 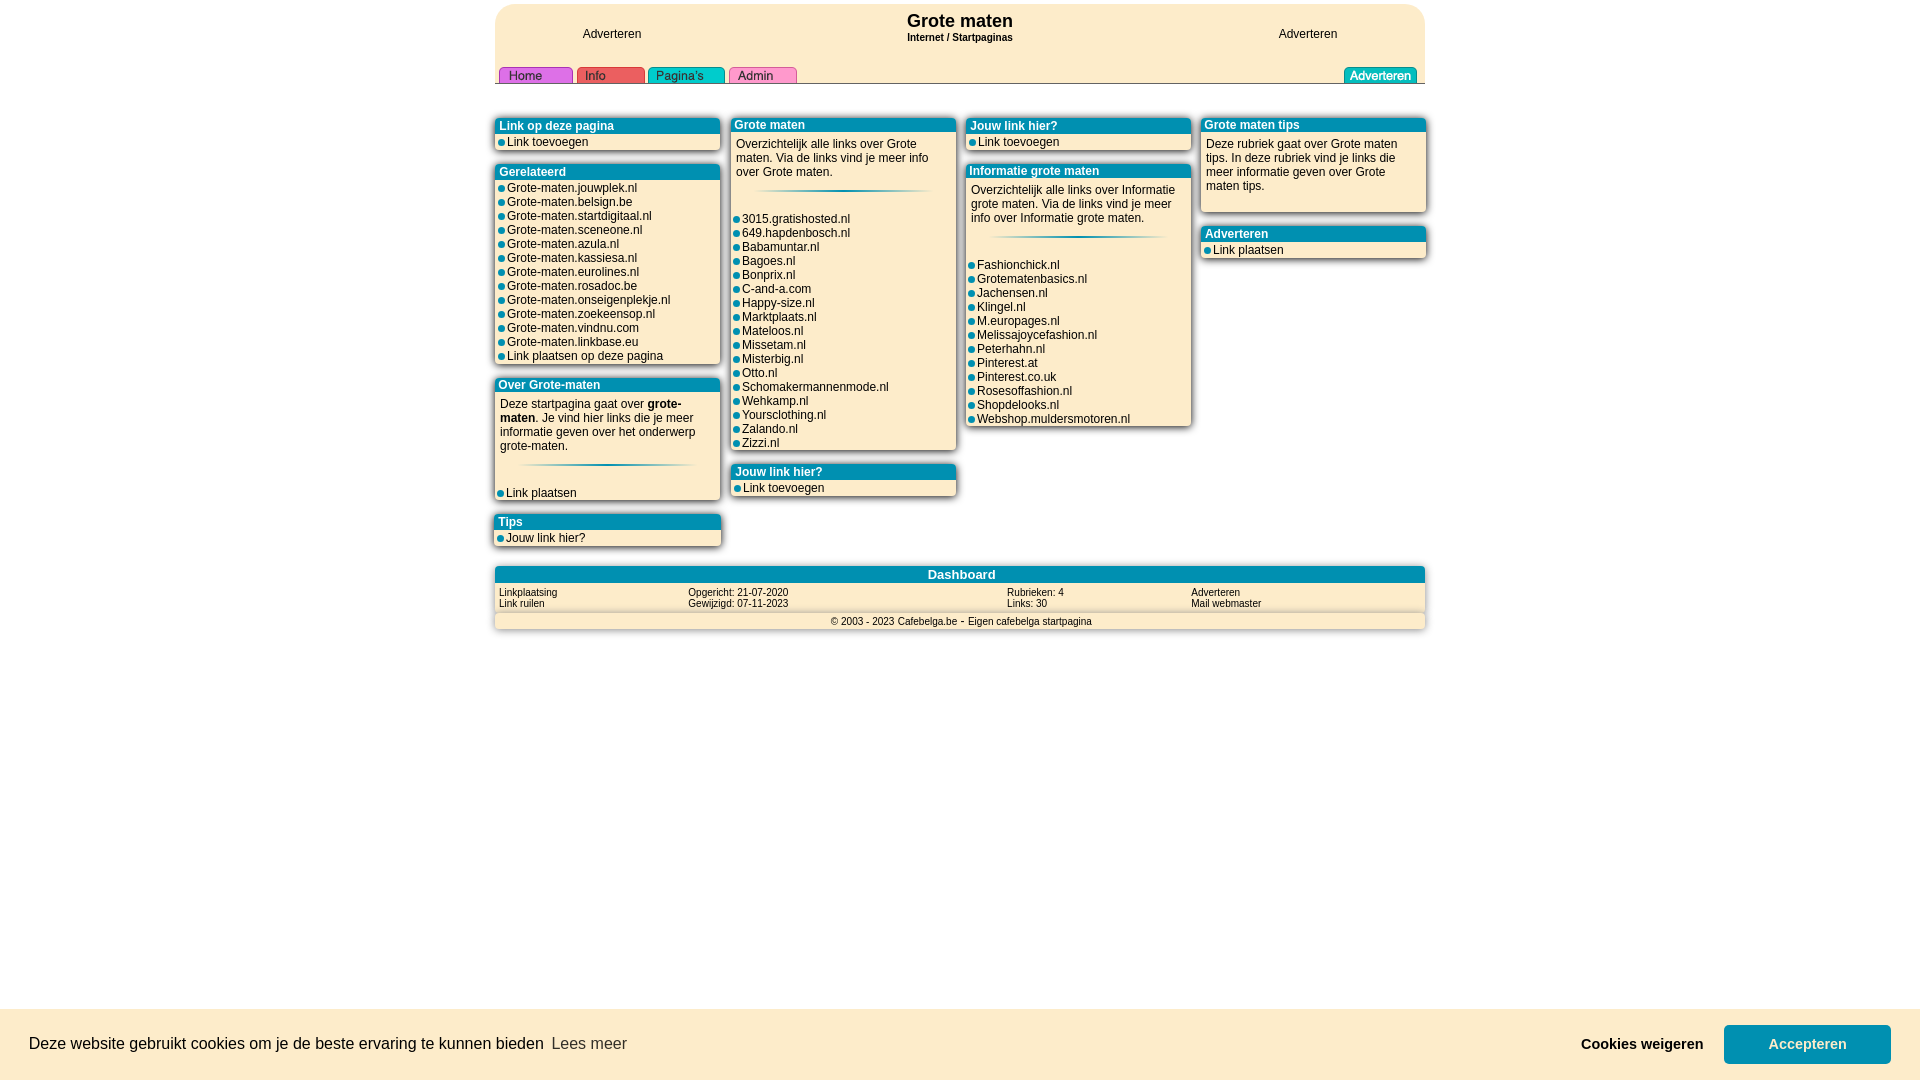 What do you see at coordinates (1024, 390) in the screenshot?
I see `'Rosesoffashion.nl'` at bounding box center [1024, 390].